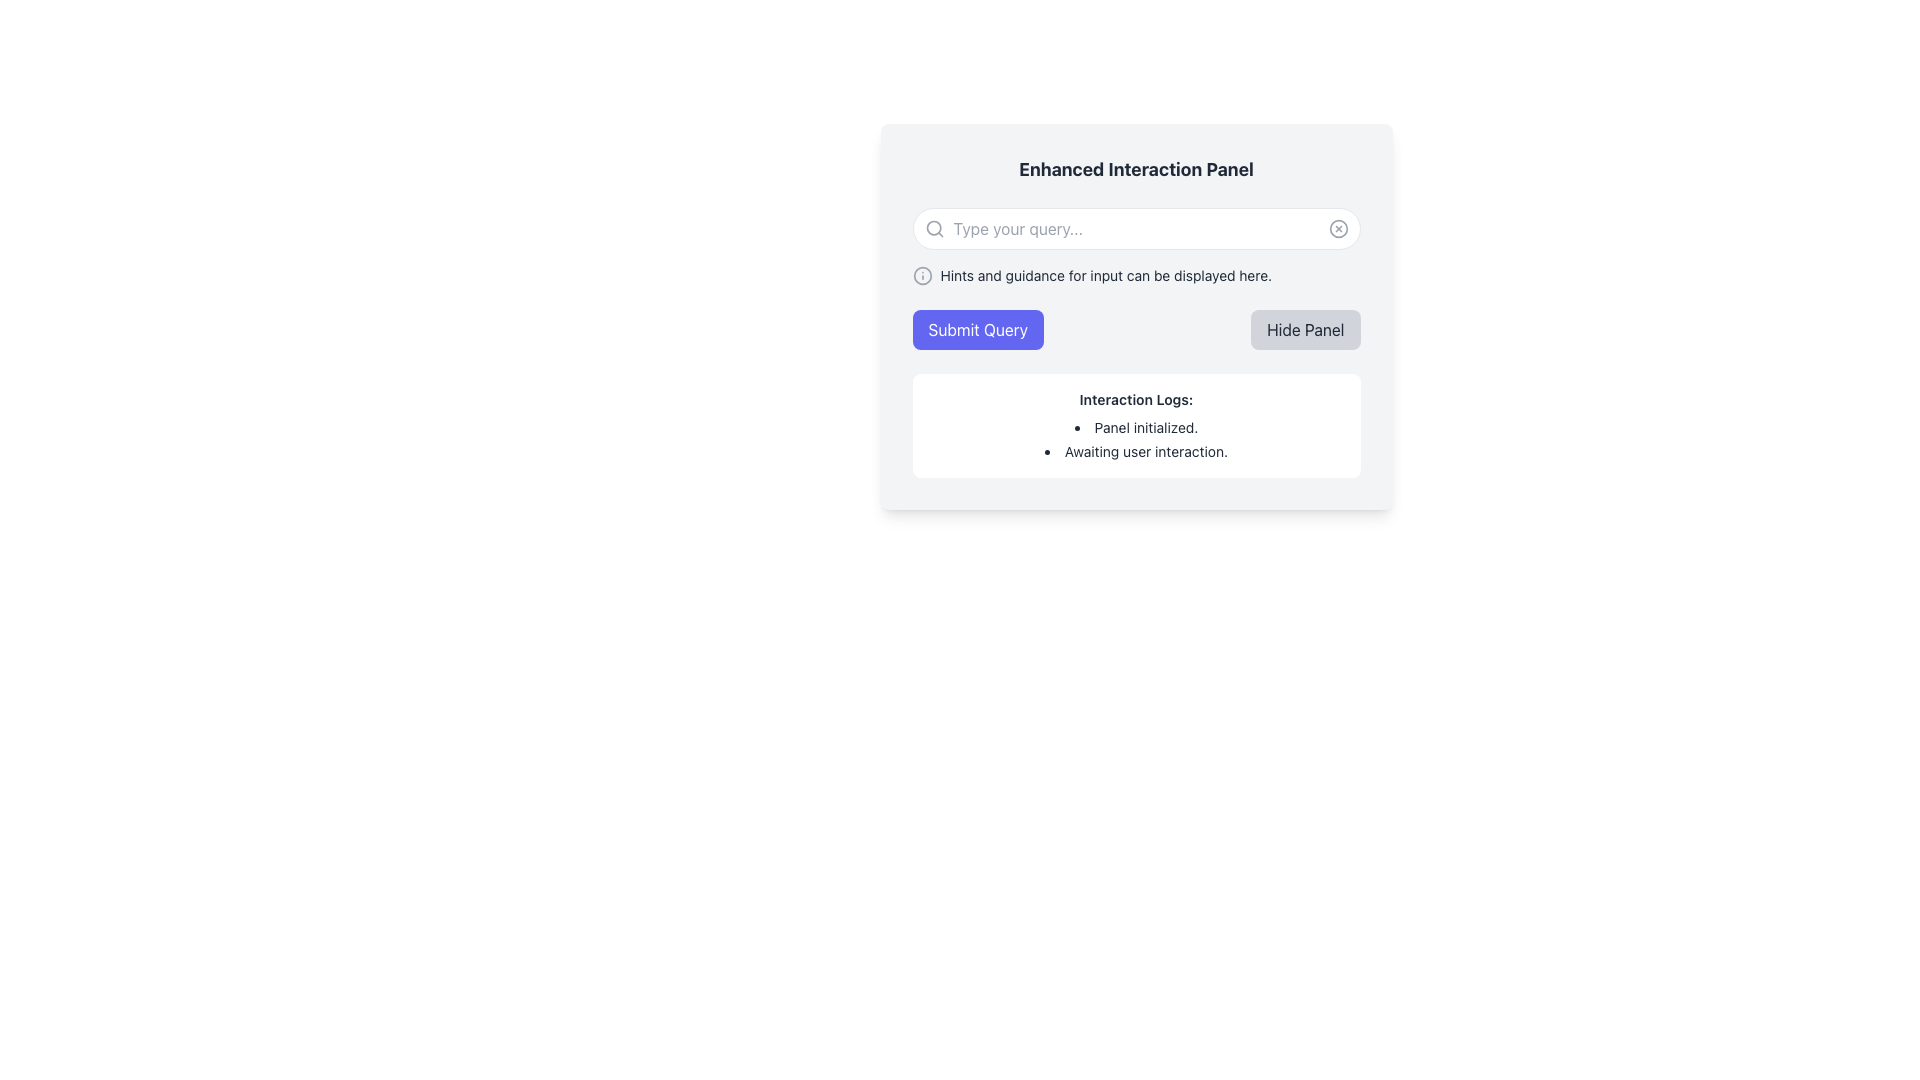 The height and width of the screenshot is (1080, 1920). What do you see at coordinates (1136, 427) in the screenshot?
I see `the text list item displaying 'Panel initialized.' which is the first item in the bullet-point log under the 'Interaction Logs:' section` at bounding box center [1136, 427].